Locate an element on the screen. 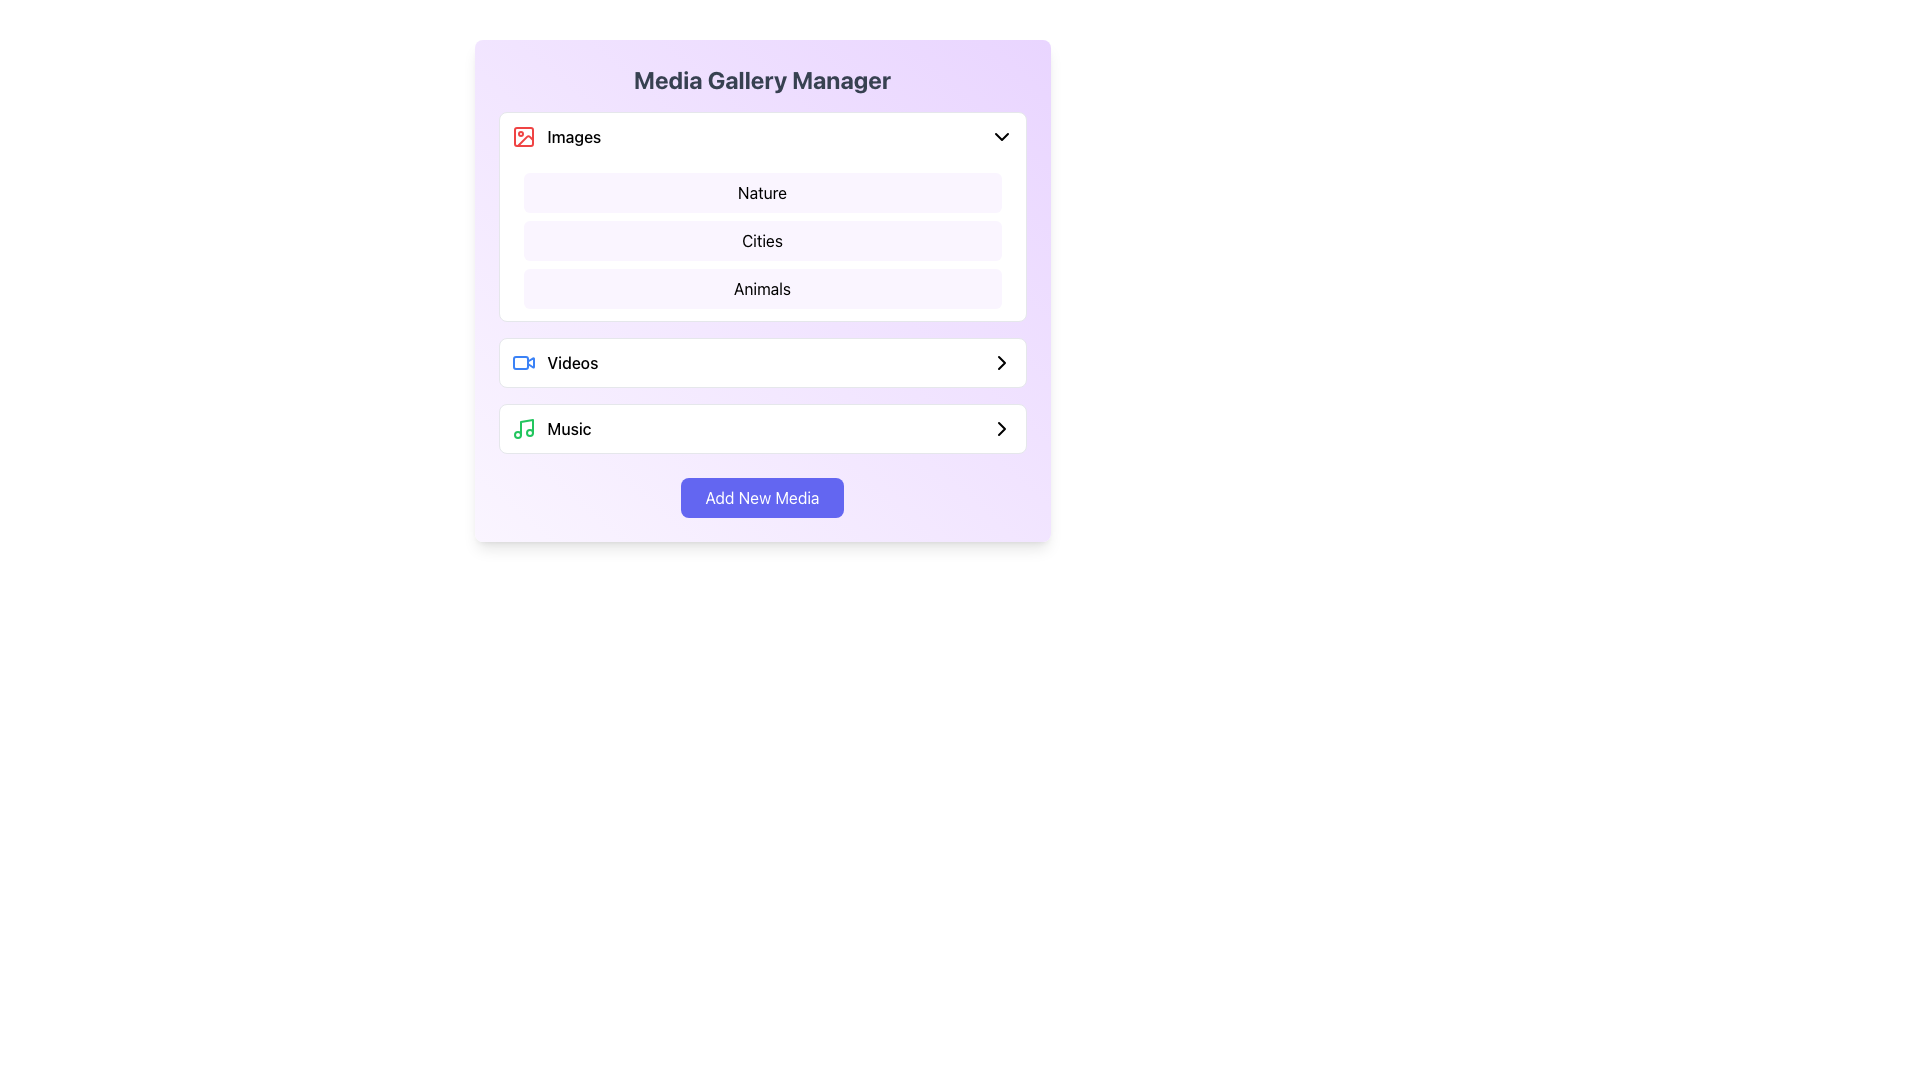 This screenshot has width=1920, height=1080. the forward arrow icon, which is a clean, modern outline style arrowhead pointing to the right, located to the right of the 'Music' option, to receive the tooltip is located at coordinates (1001, 362).